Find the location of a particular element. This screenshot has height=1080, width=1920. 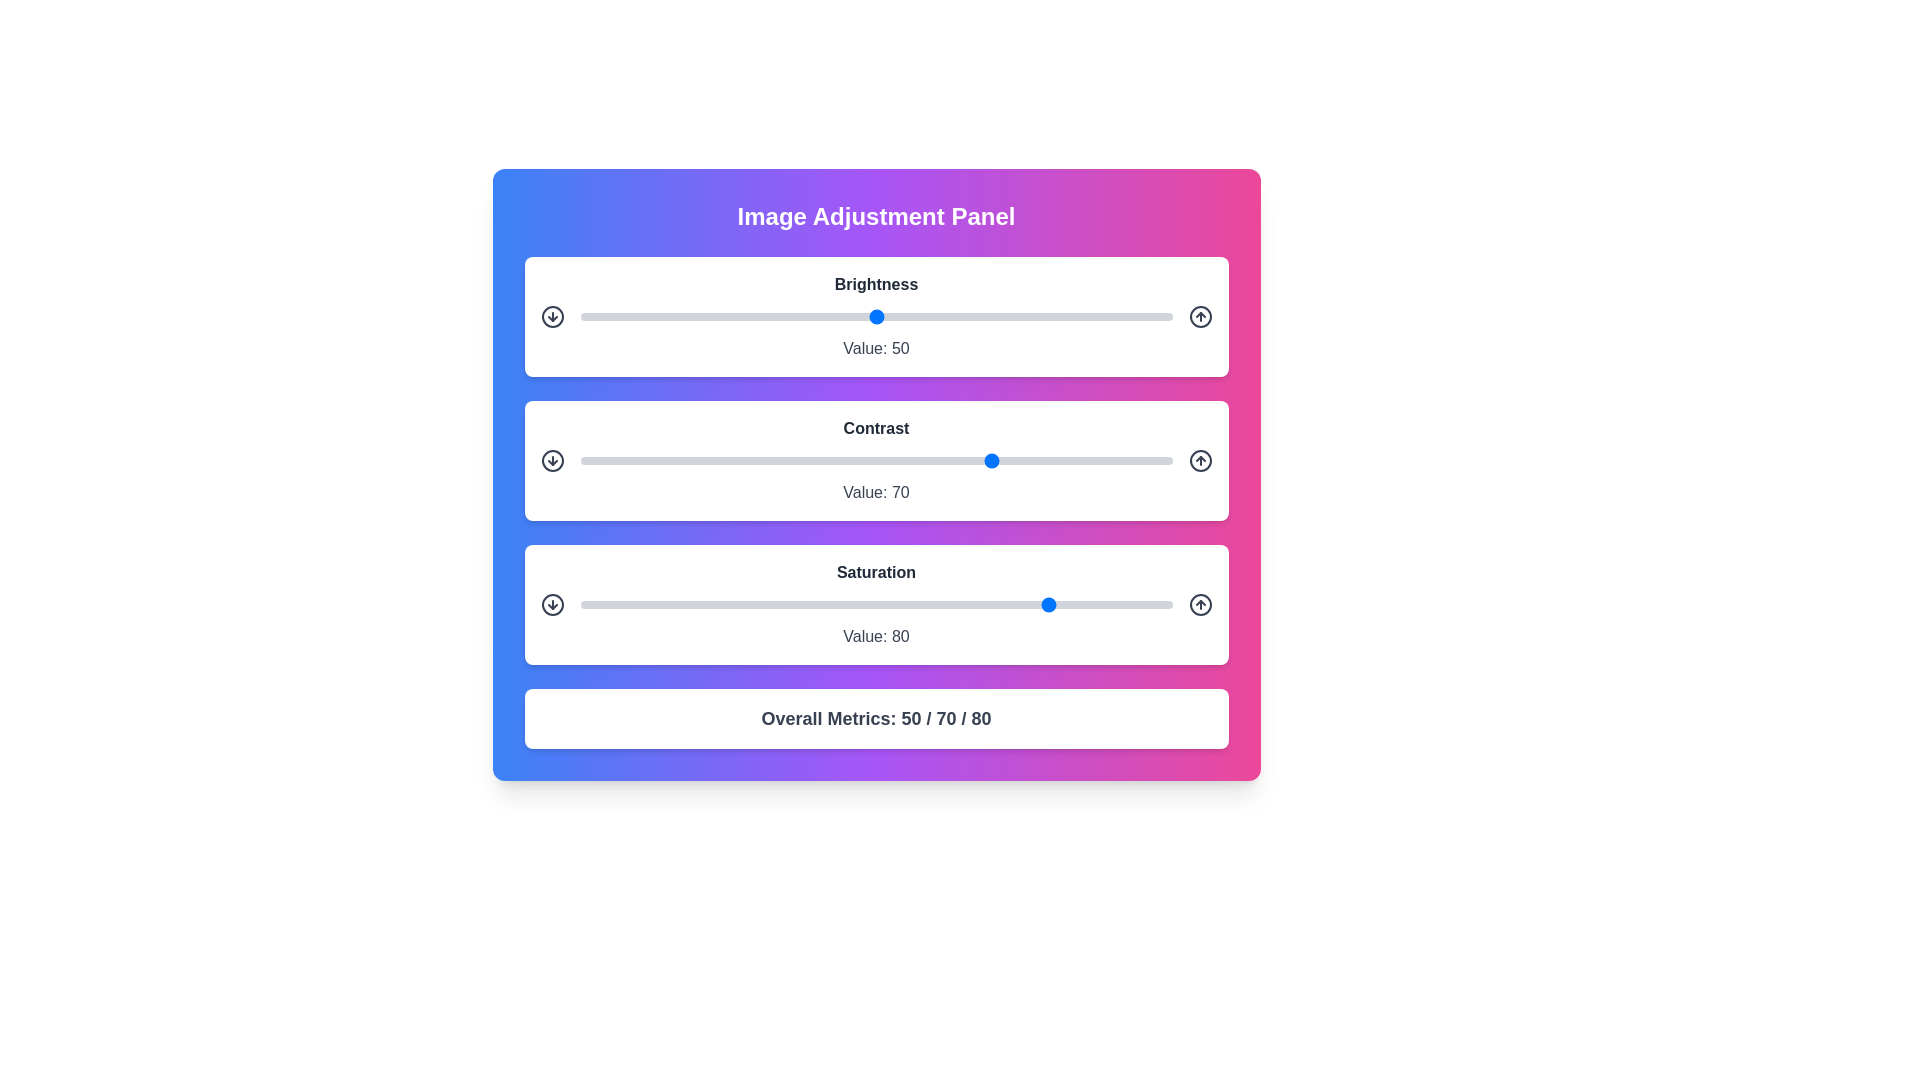

saturation level is located at coordinates (1047, 604).